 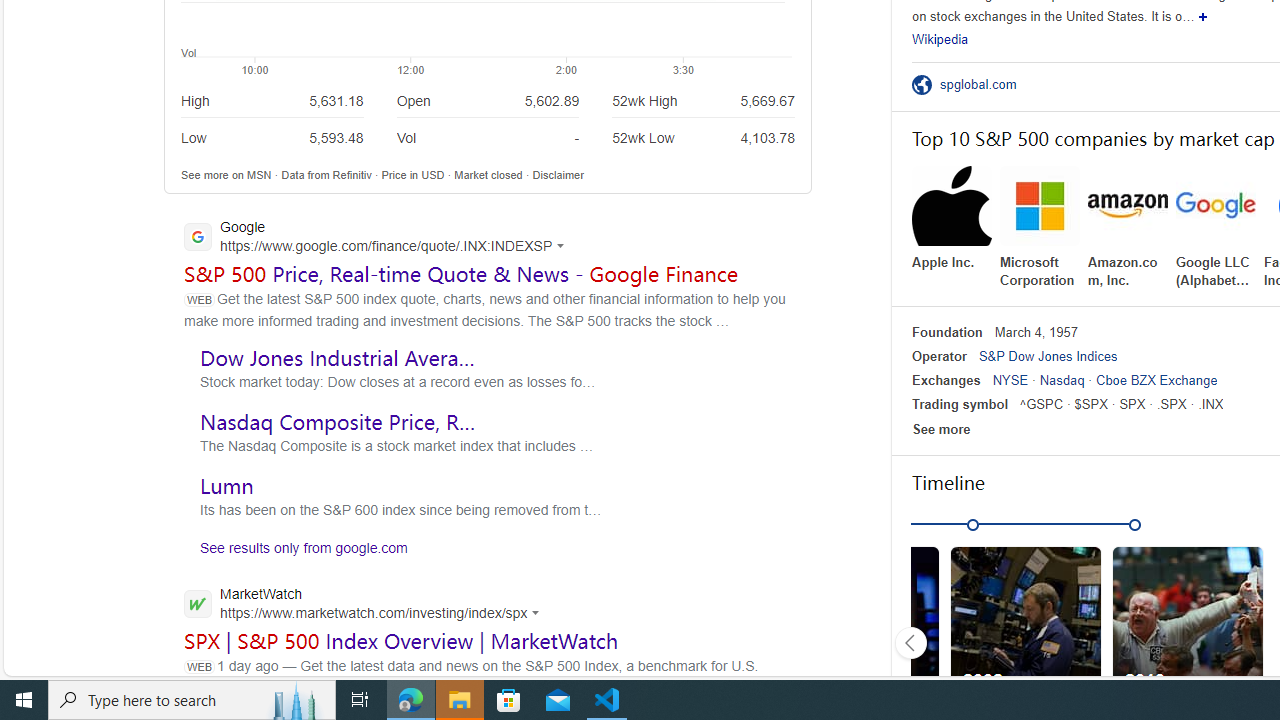 What do you see at coordinates (944, 380) in the screenshot?
I see `'Exchanges'` at bounding box center [944, 380].